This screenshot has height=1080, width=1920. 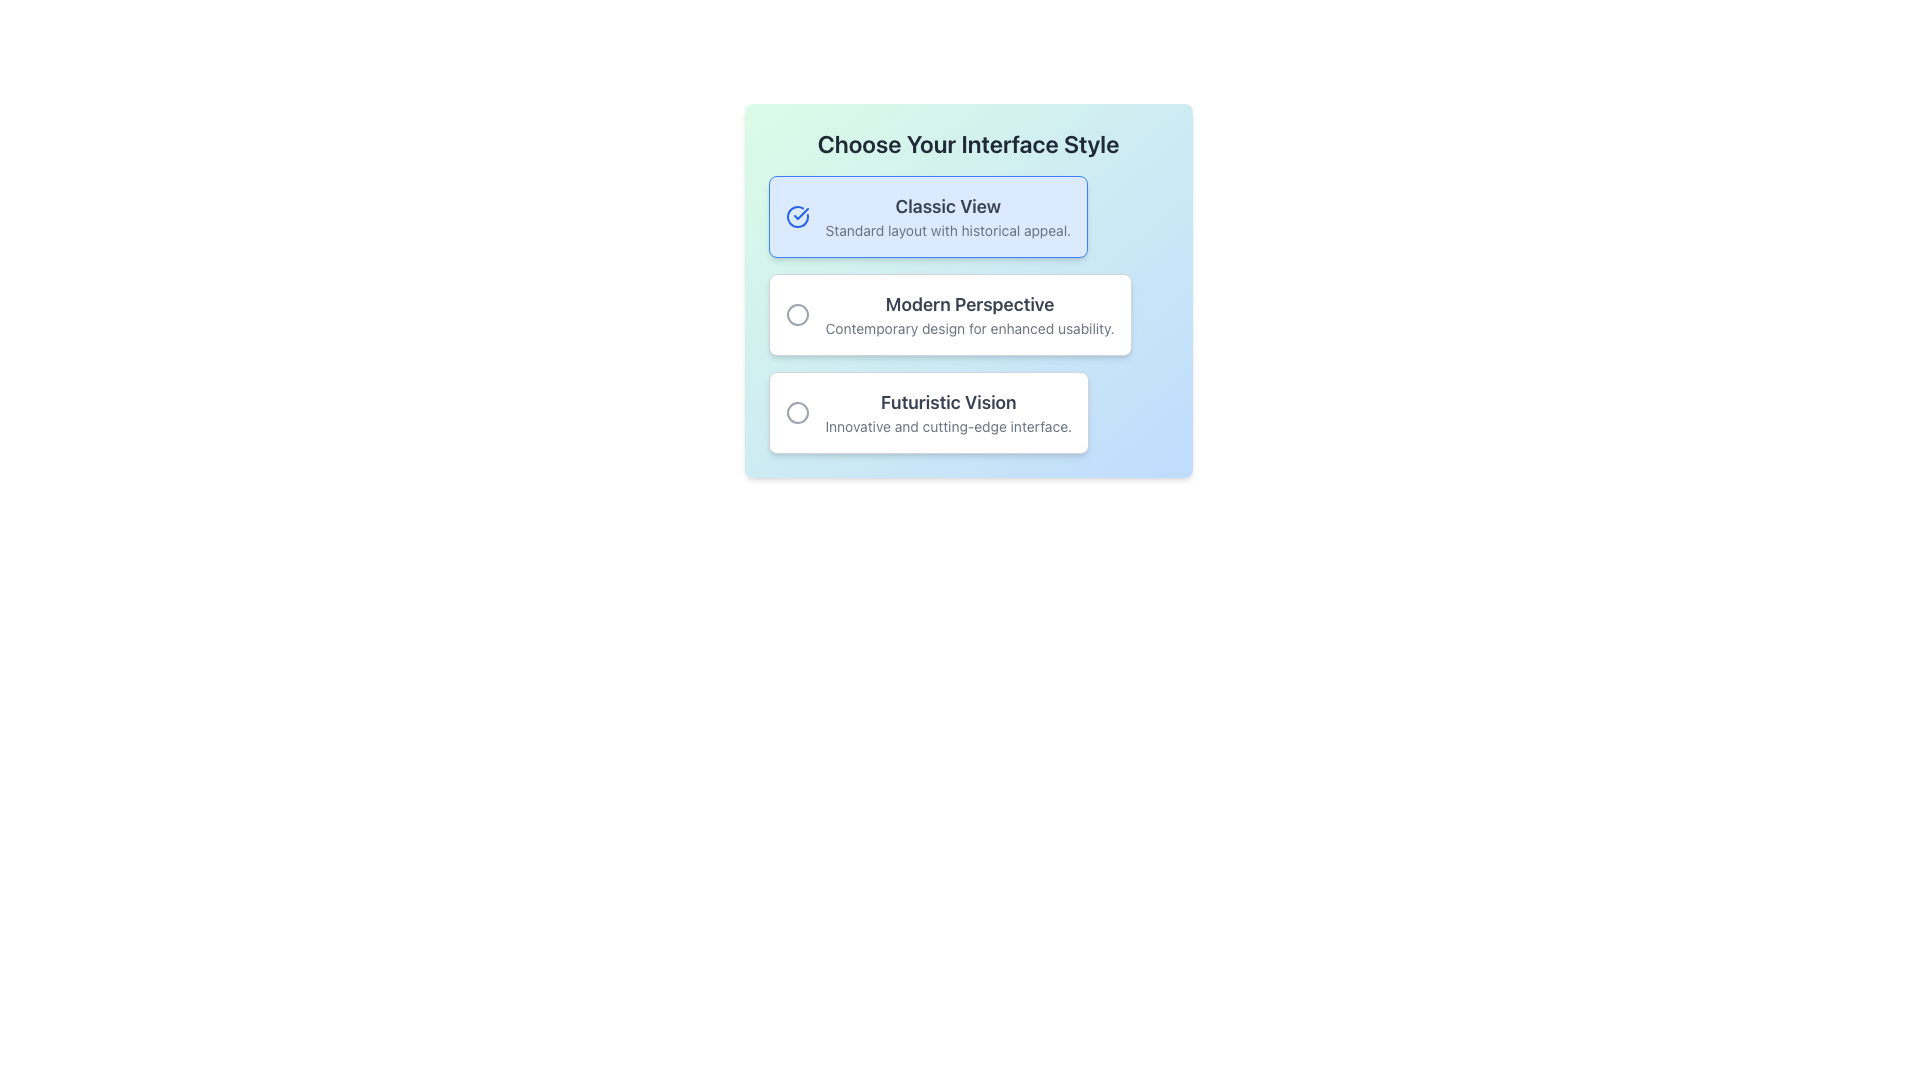 I want to click on the text element reading 'Standard layout with historical appeal.', which is located directly below the title 'Classic View', so click(x=947, y=230).